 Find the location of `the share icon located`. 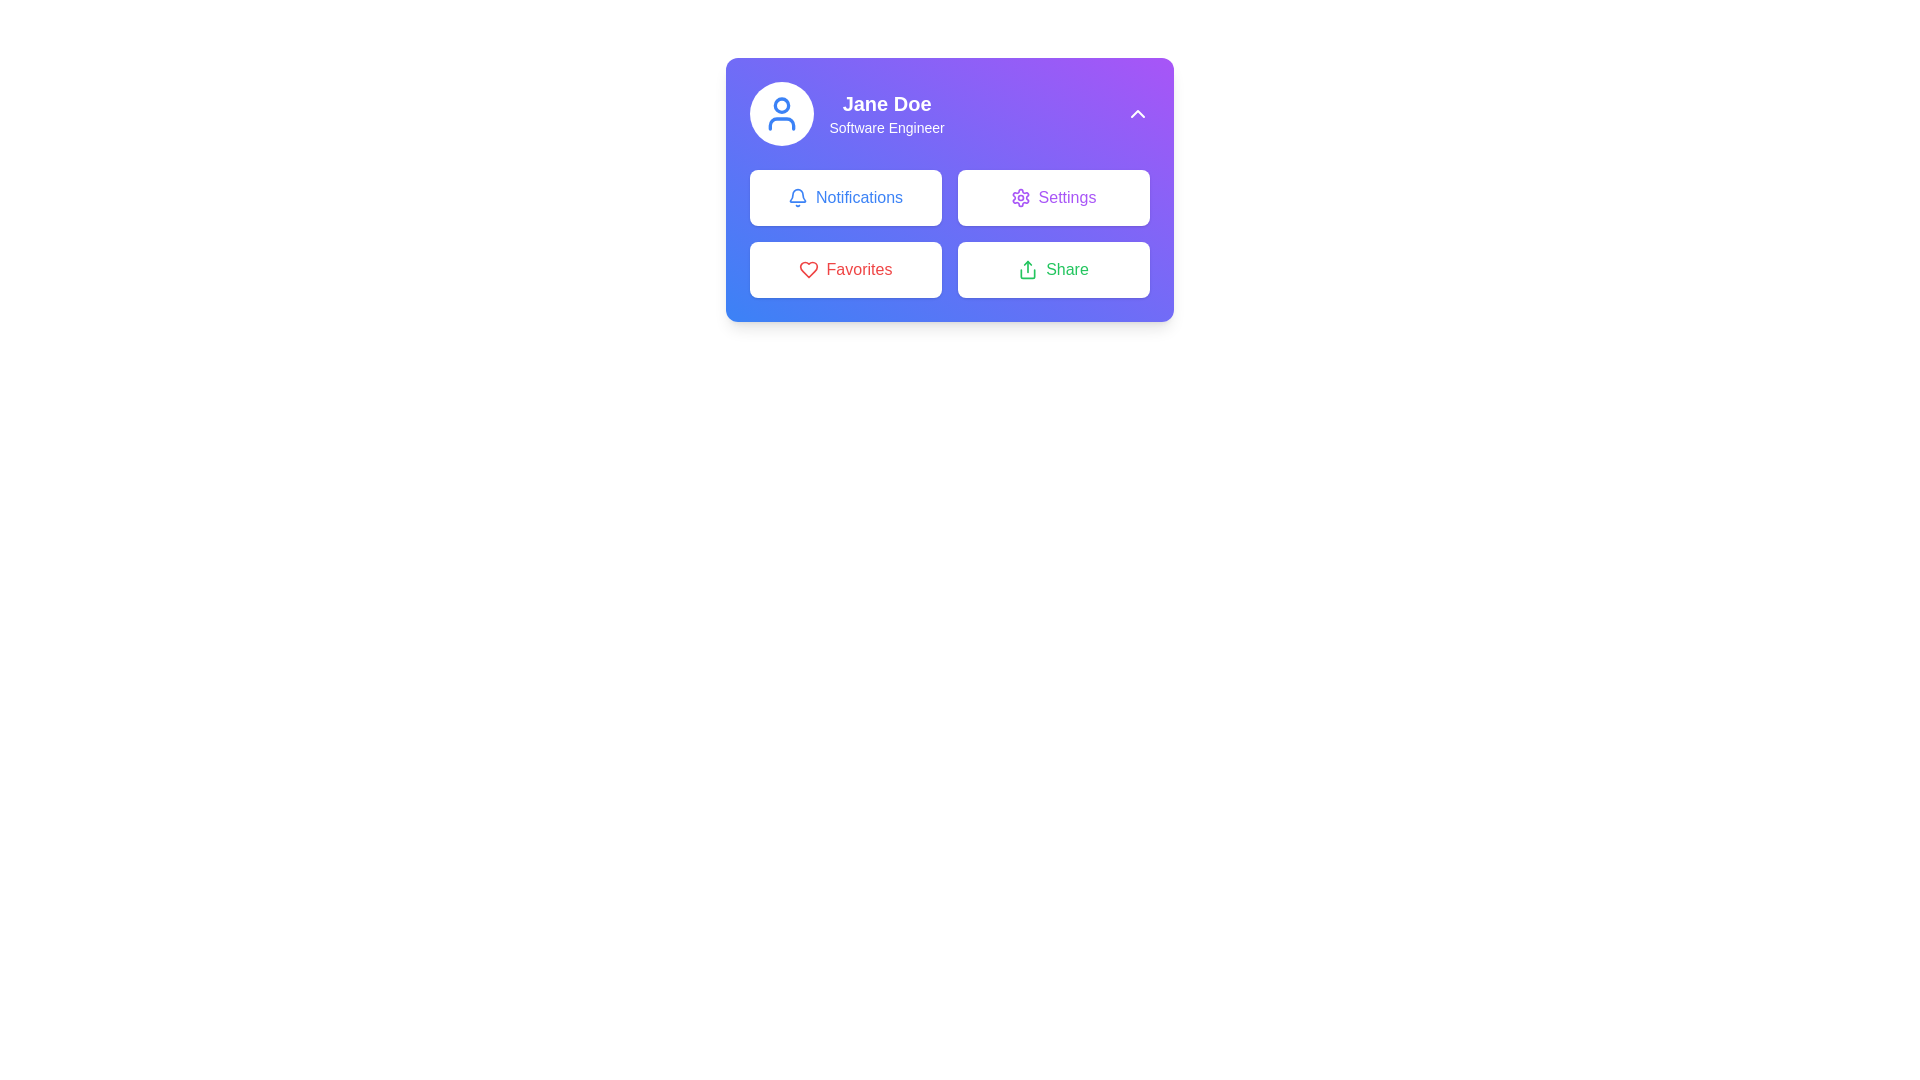

the share icon located is located at coordinates (1028, 270).